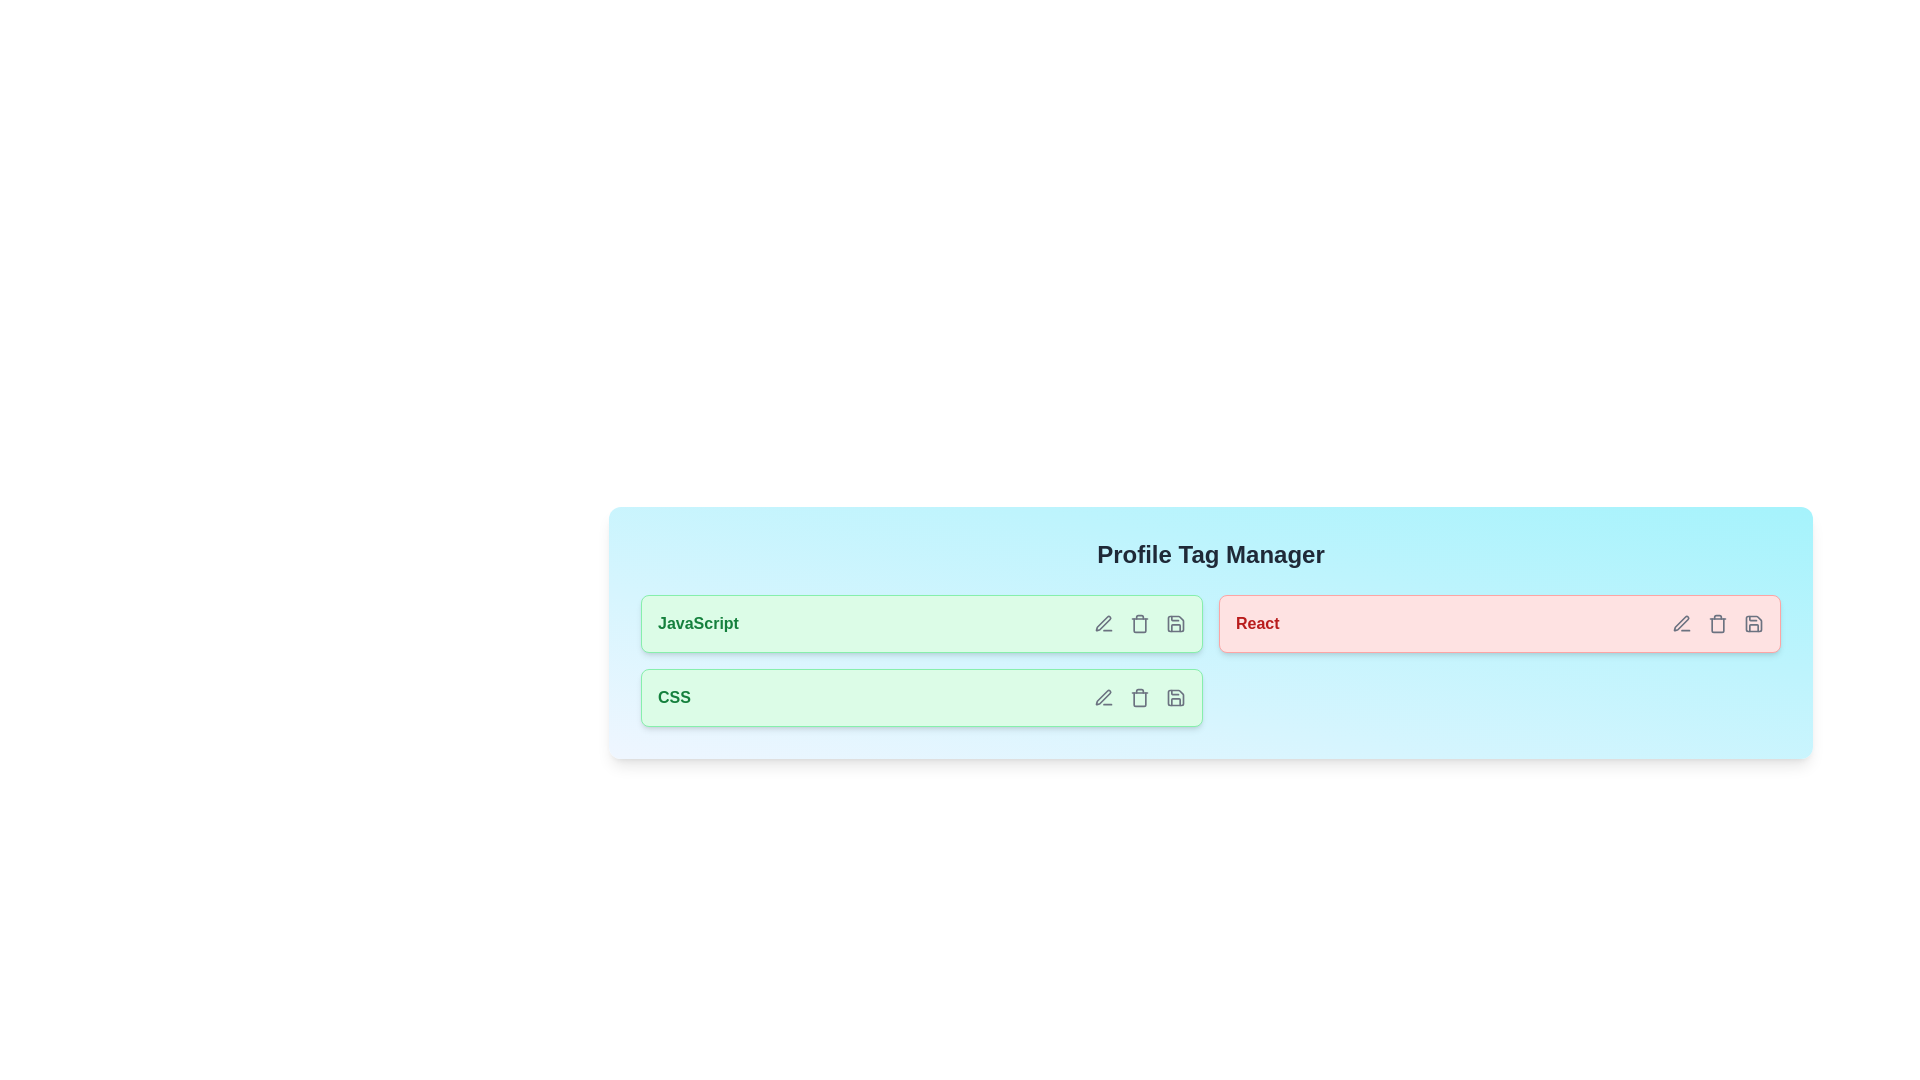 This screenshot has height=1080, width=1920. Describe the element at coordinates (1752, 623) in the screenshot. I see `save icon for the tag labeled React` at that location.